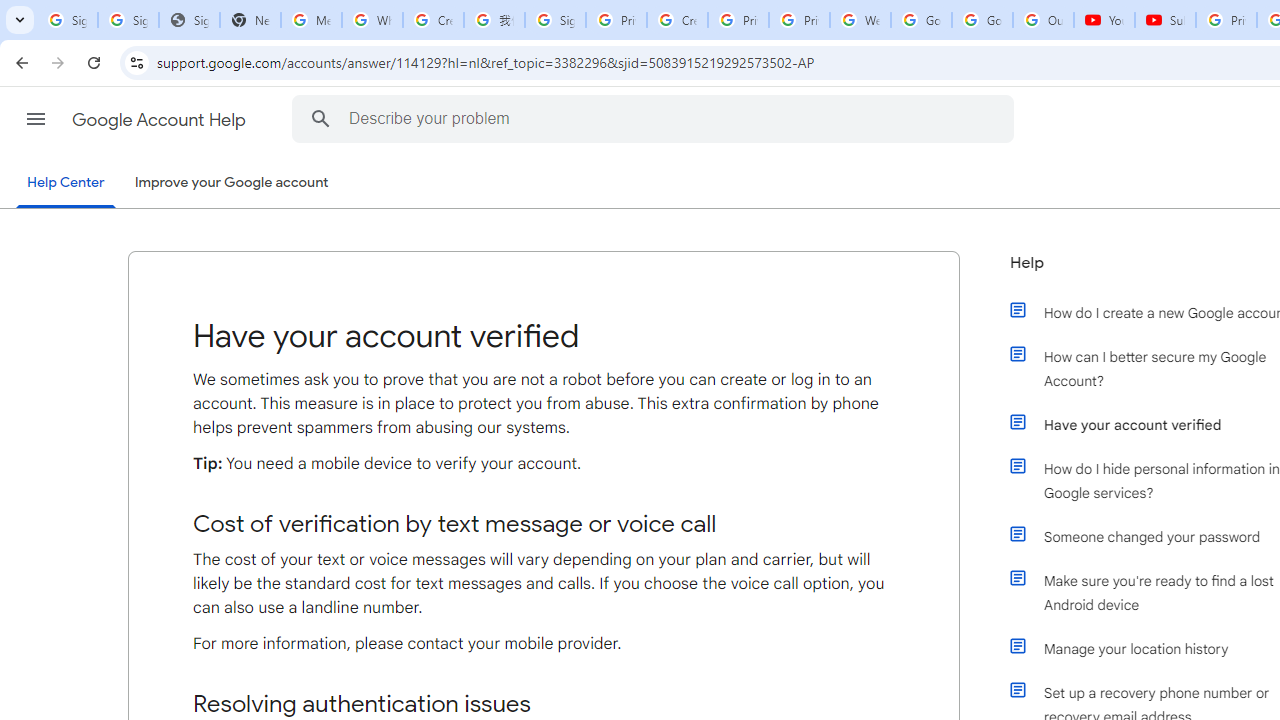 The height and width of the screenshot is (720, 1280). I want to click on 'Google Account', so click(982, 20).